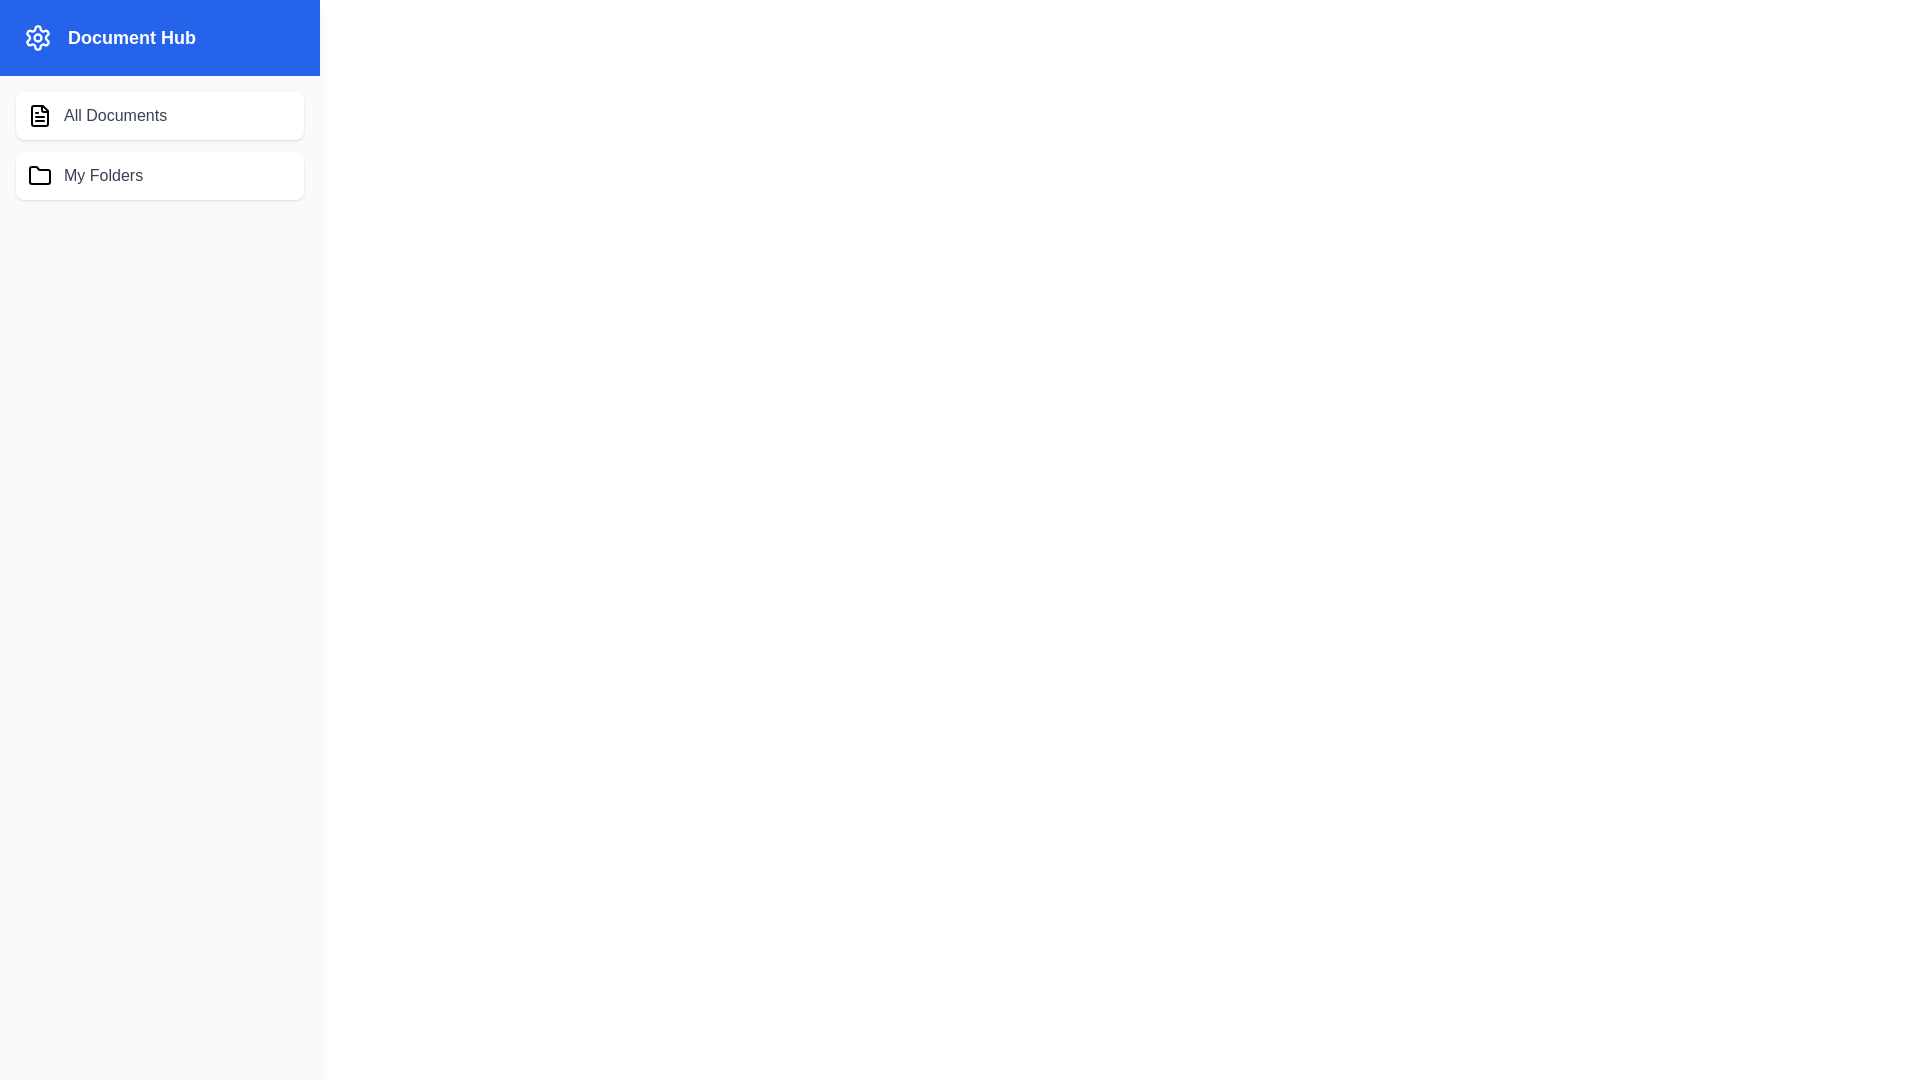 Image resolution: width=1920 pixels, height=1080 pixels. What do you see at coordinates (158, 38) in the screenshot?
I see `the 'Document Hub' section in the header` at bounding box center [158, 38].